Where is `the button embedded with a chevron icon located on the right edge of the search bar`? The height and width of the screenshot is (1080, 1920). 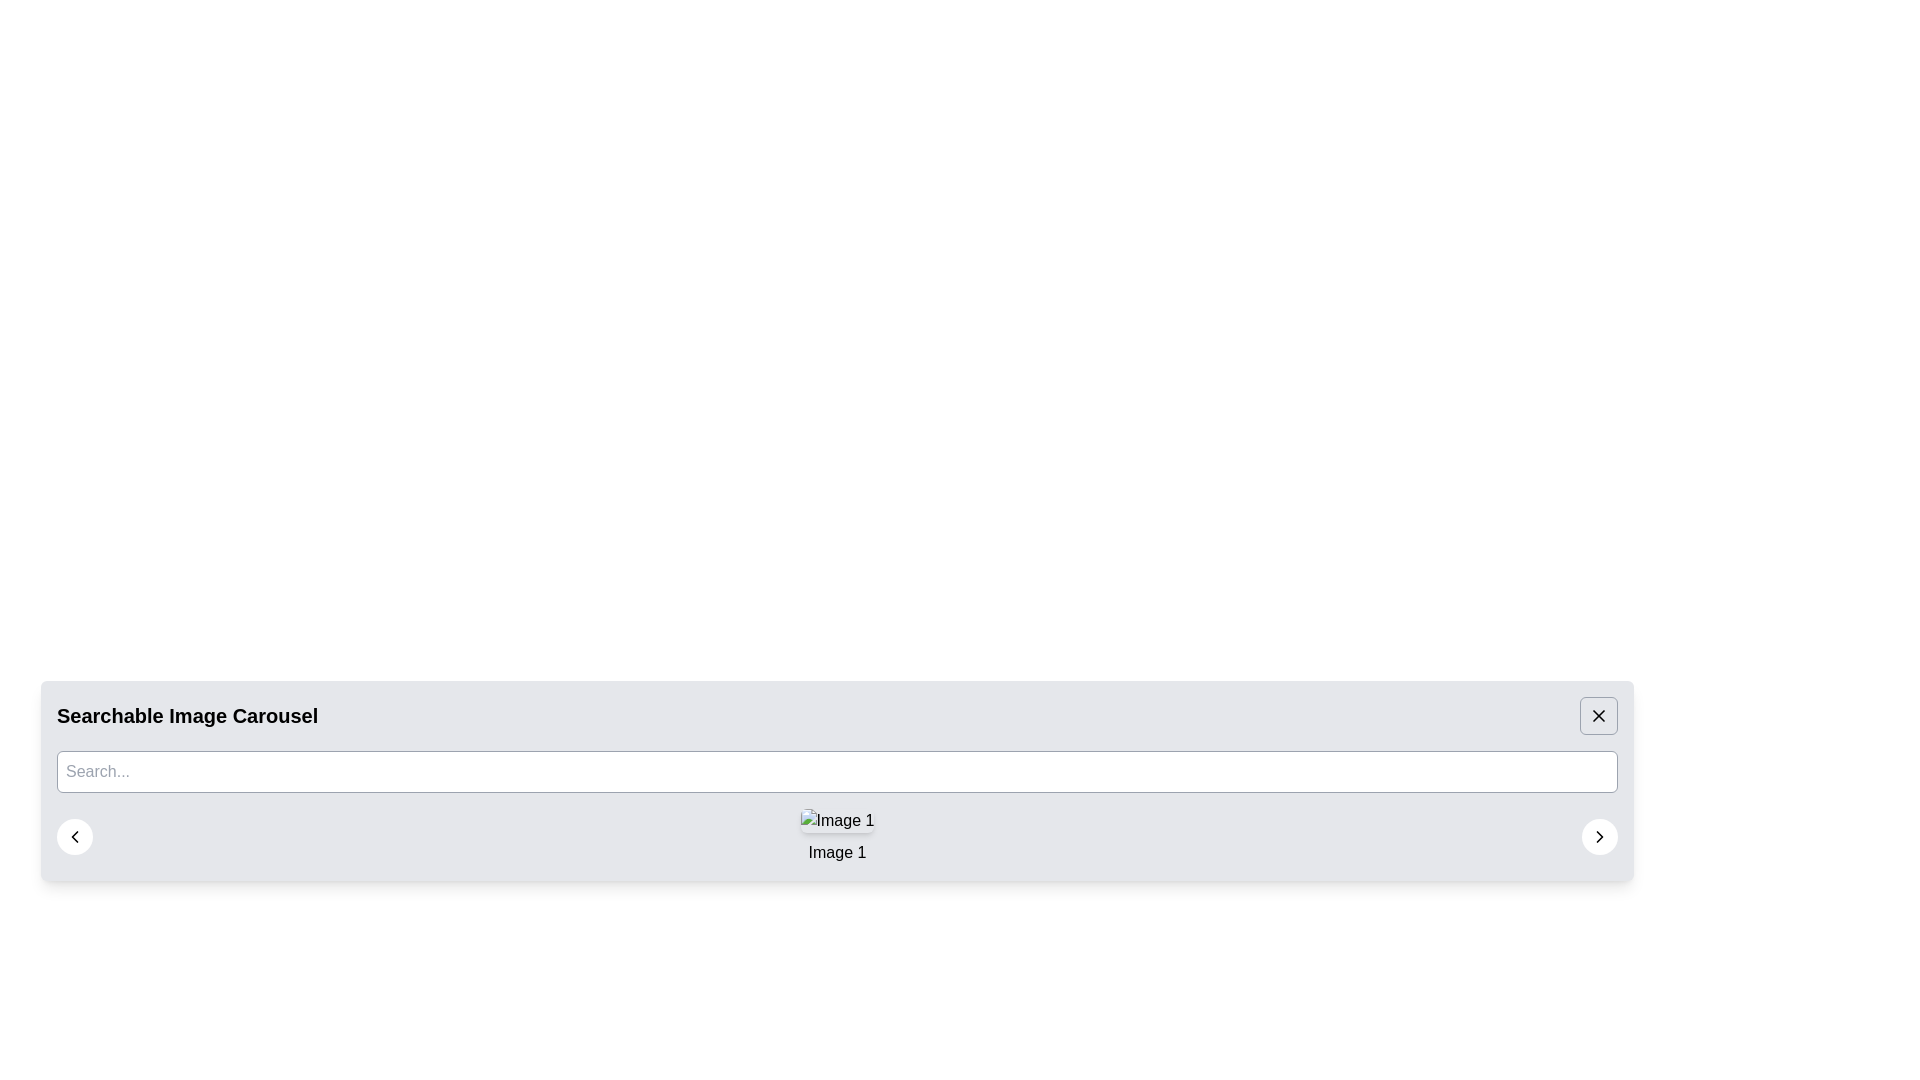
the button embedded with a chevron icon located on the right edge of the search bar is located at coordinates (1598, 837).